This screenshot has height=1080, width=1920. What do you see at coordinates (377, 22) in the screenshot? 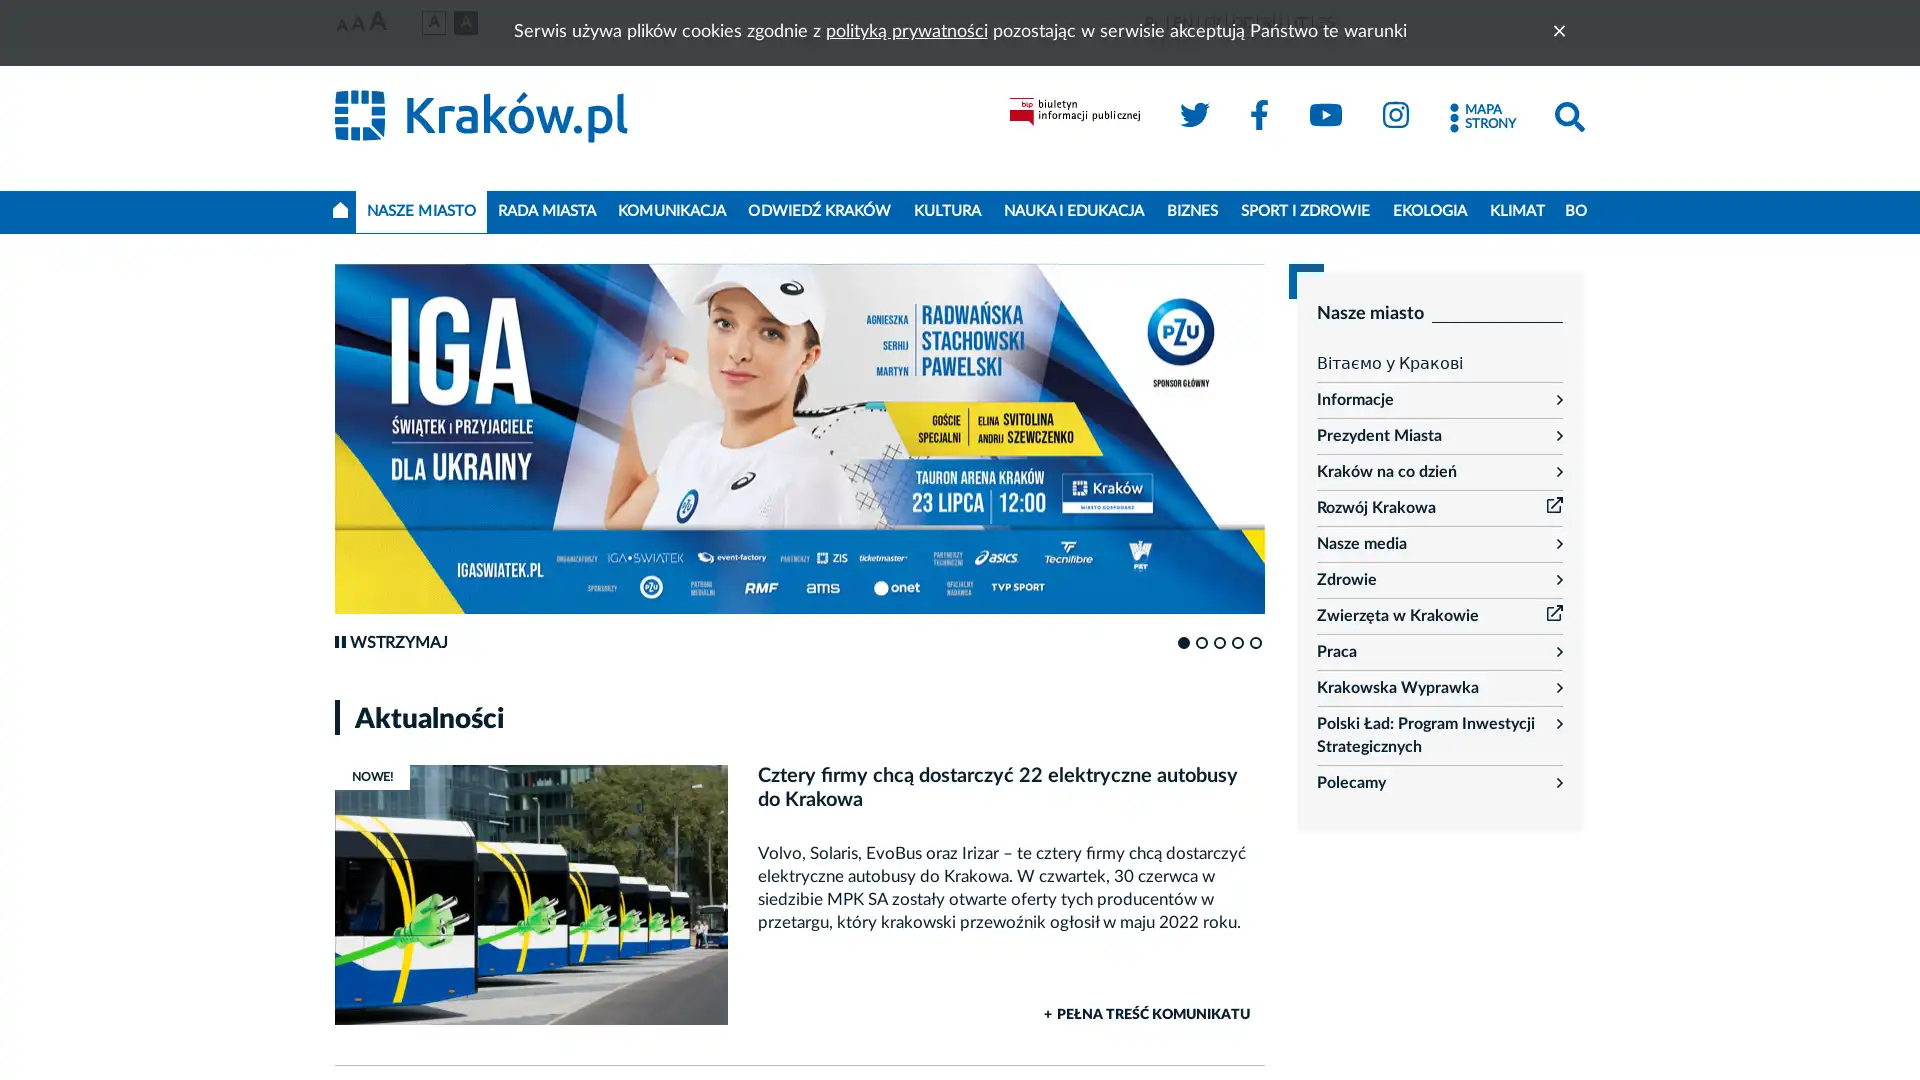
I see `Najwieksza czcionka` at bounding box center [377, 22].